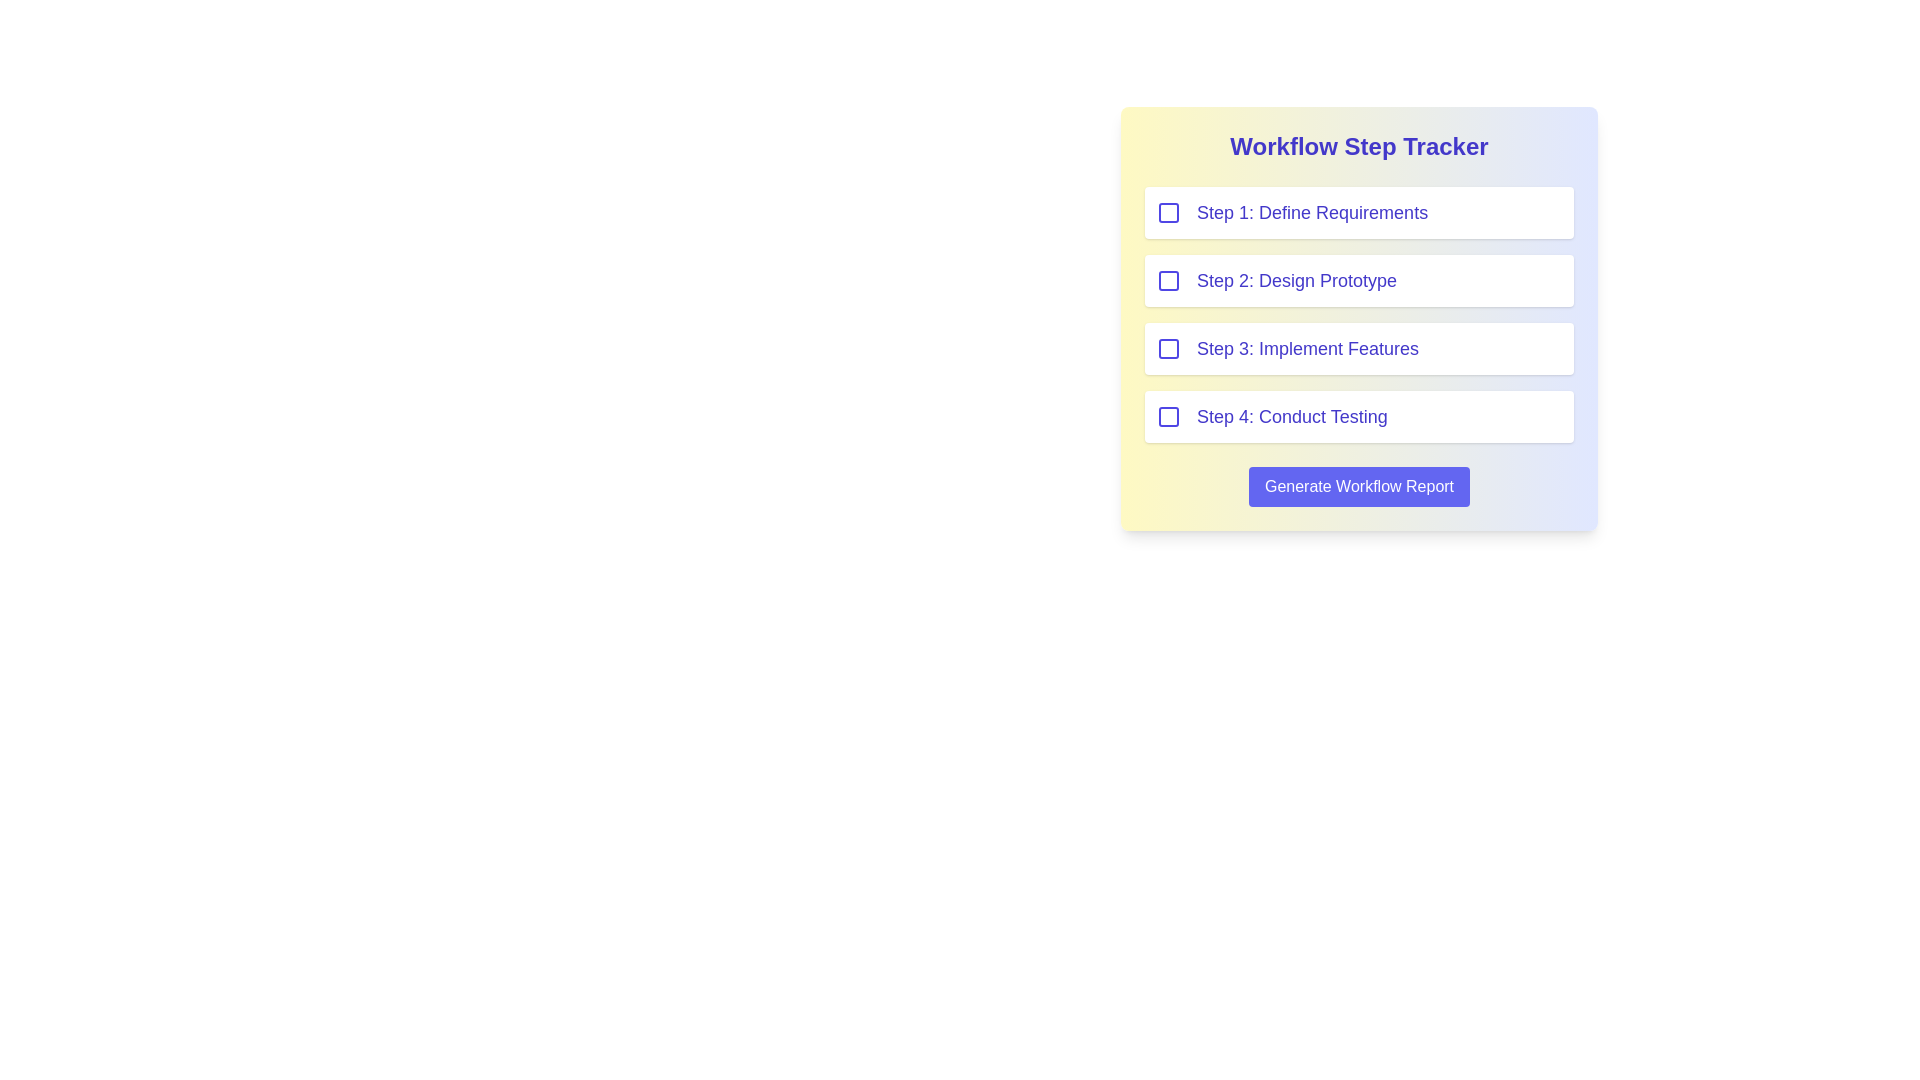  What do you see at coordinates (1169, 415) in the screenshot?
I see `the checkbox associated with 'Step 4: Conduct Testing'` at bounding box center [1169, 415].